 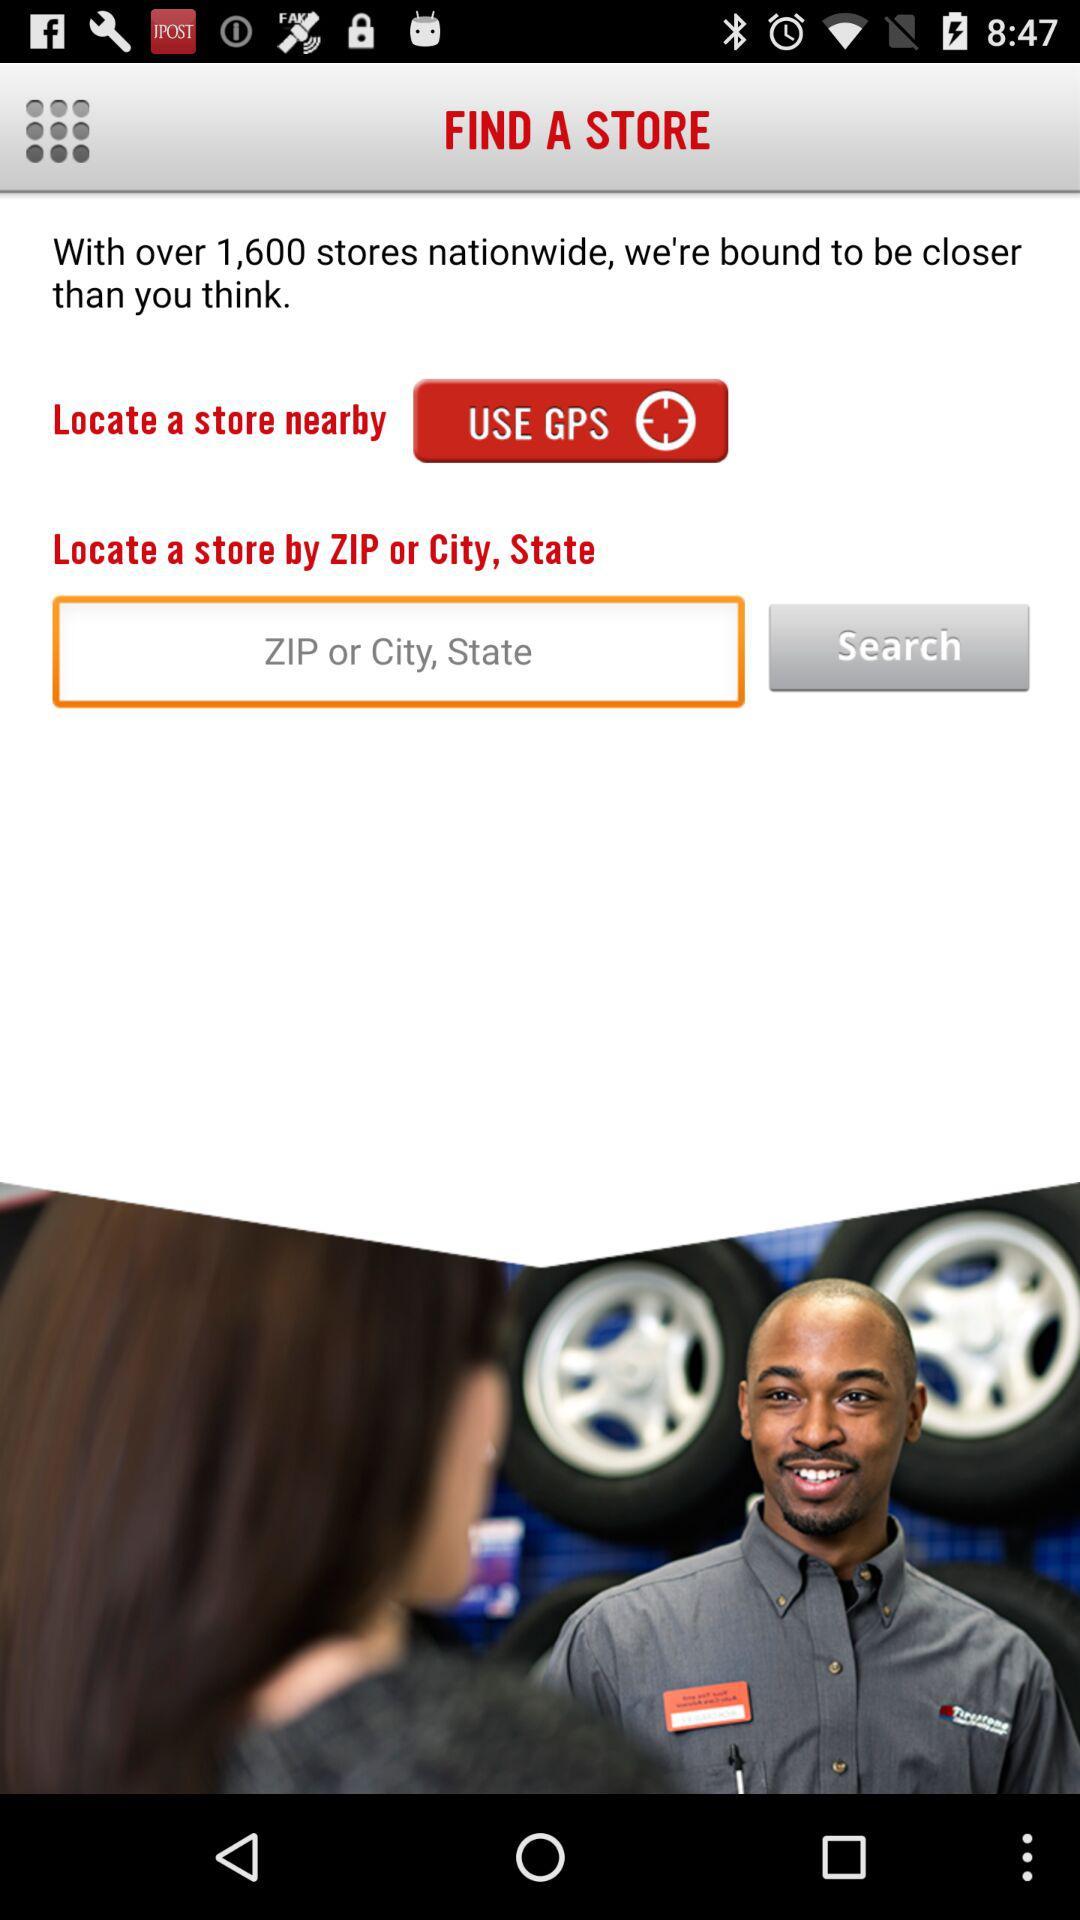 I want to click on a gps, so click(x=570, y=419).